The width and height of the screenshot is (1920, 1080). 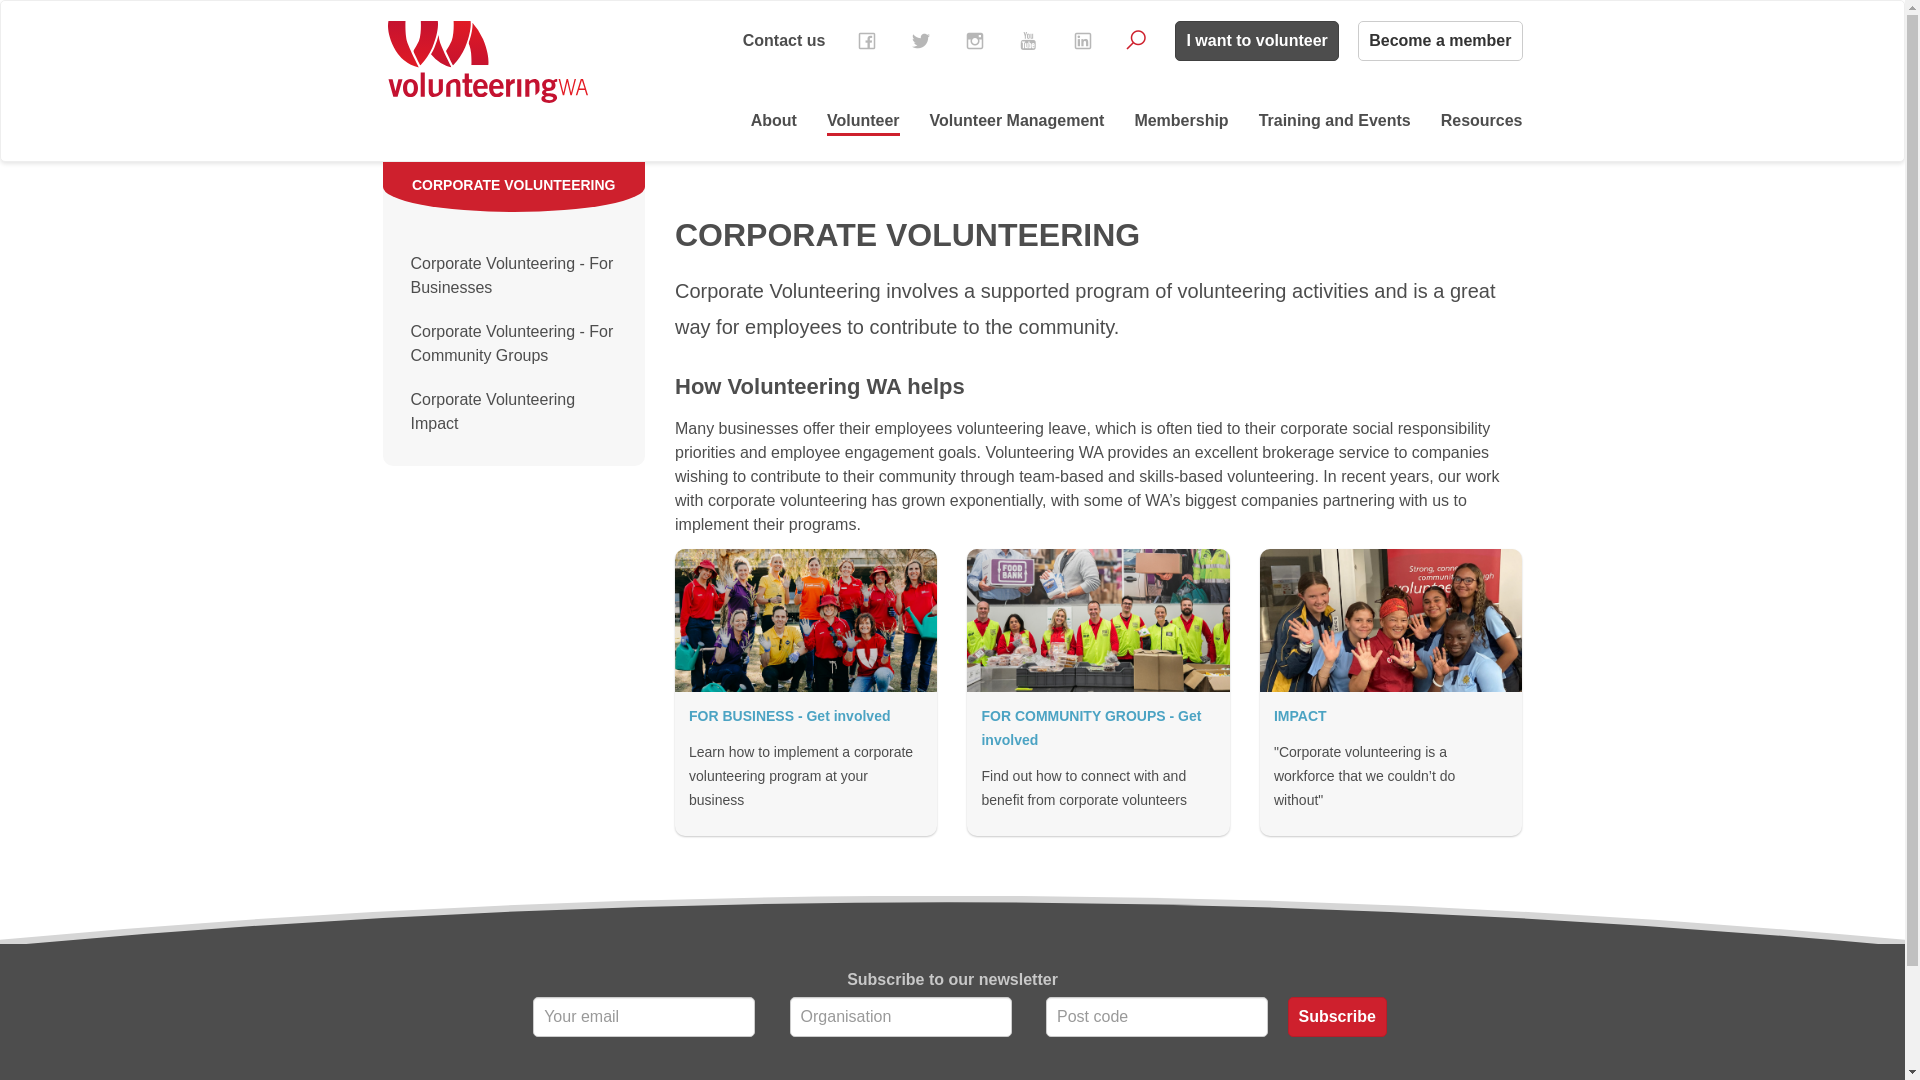 I want to click on 'FOR COMMUNITY GROUPS - Get involved', so click(x=1089, y=728).